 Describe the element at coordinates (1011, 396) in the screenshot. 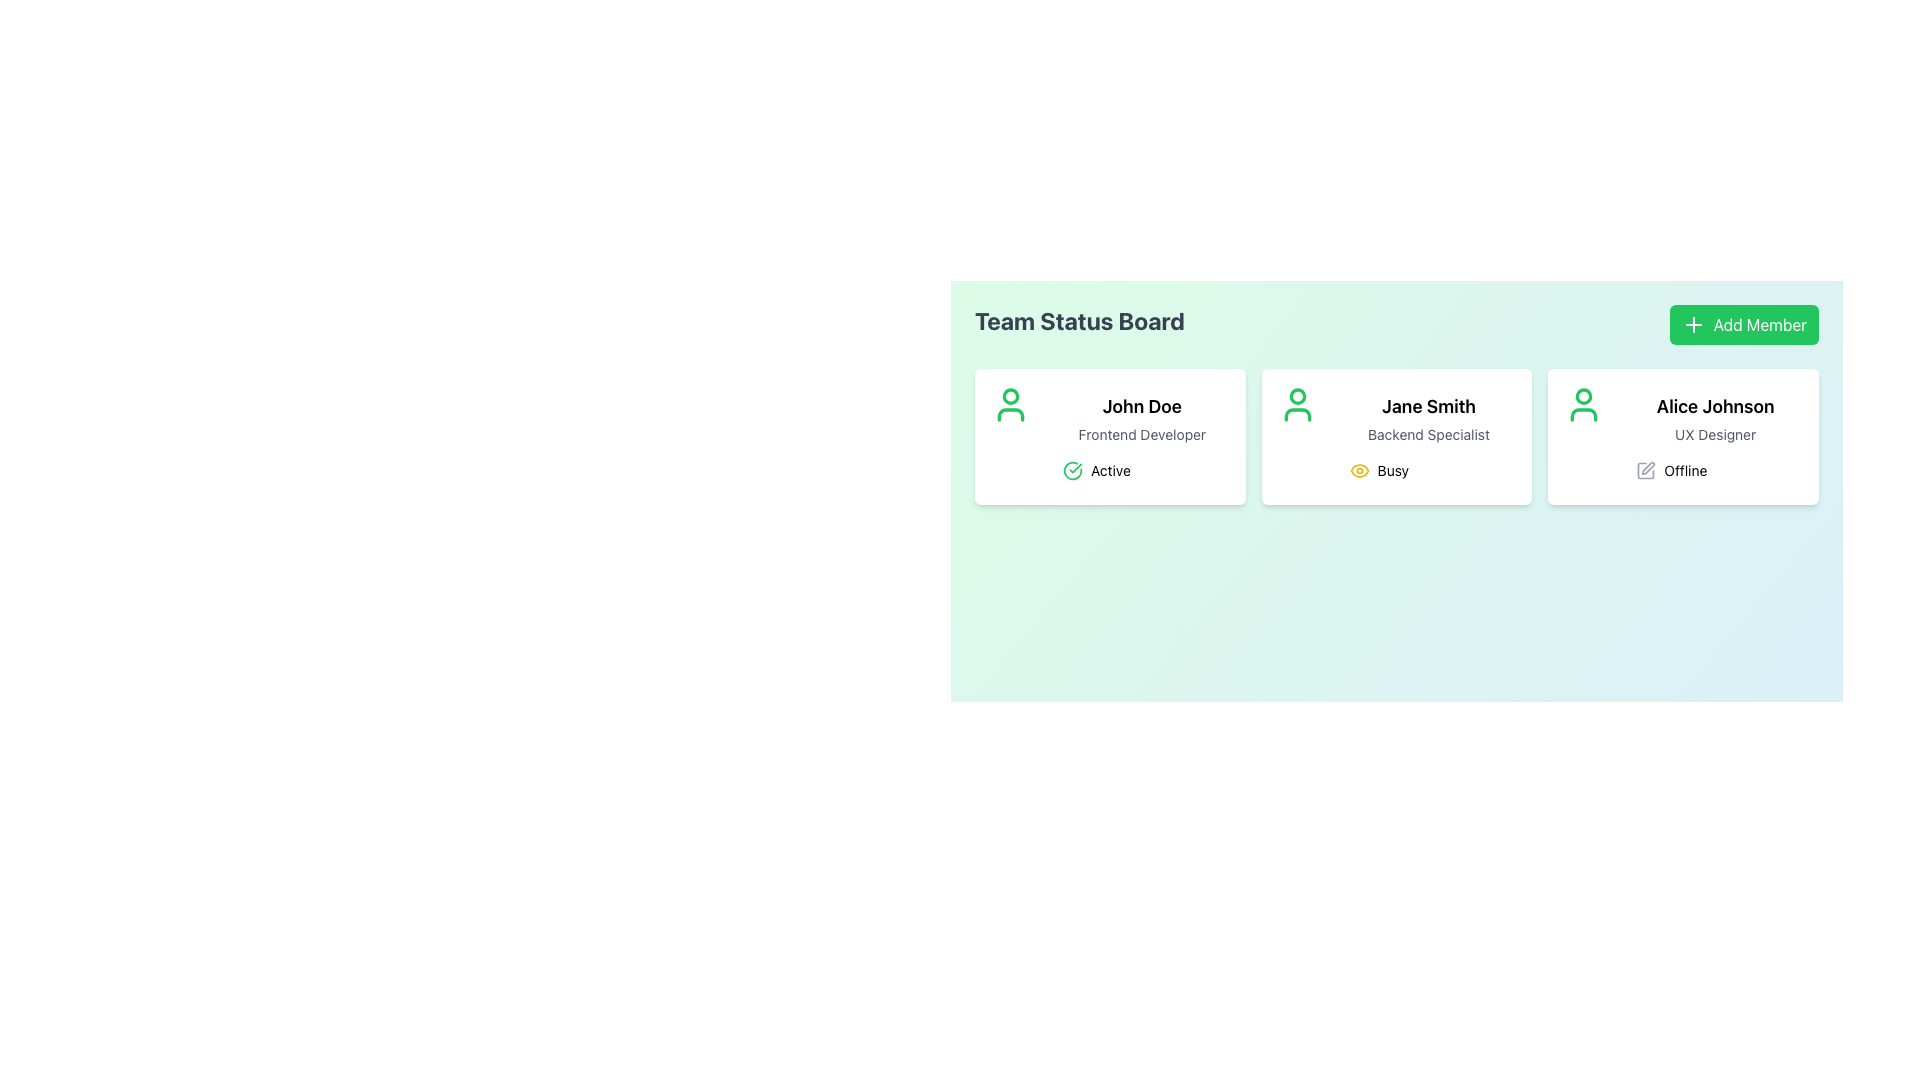

I see `small circular graphical component that represents the head of a user avatar in the SVG icon using a developer tool` at that location.